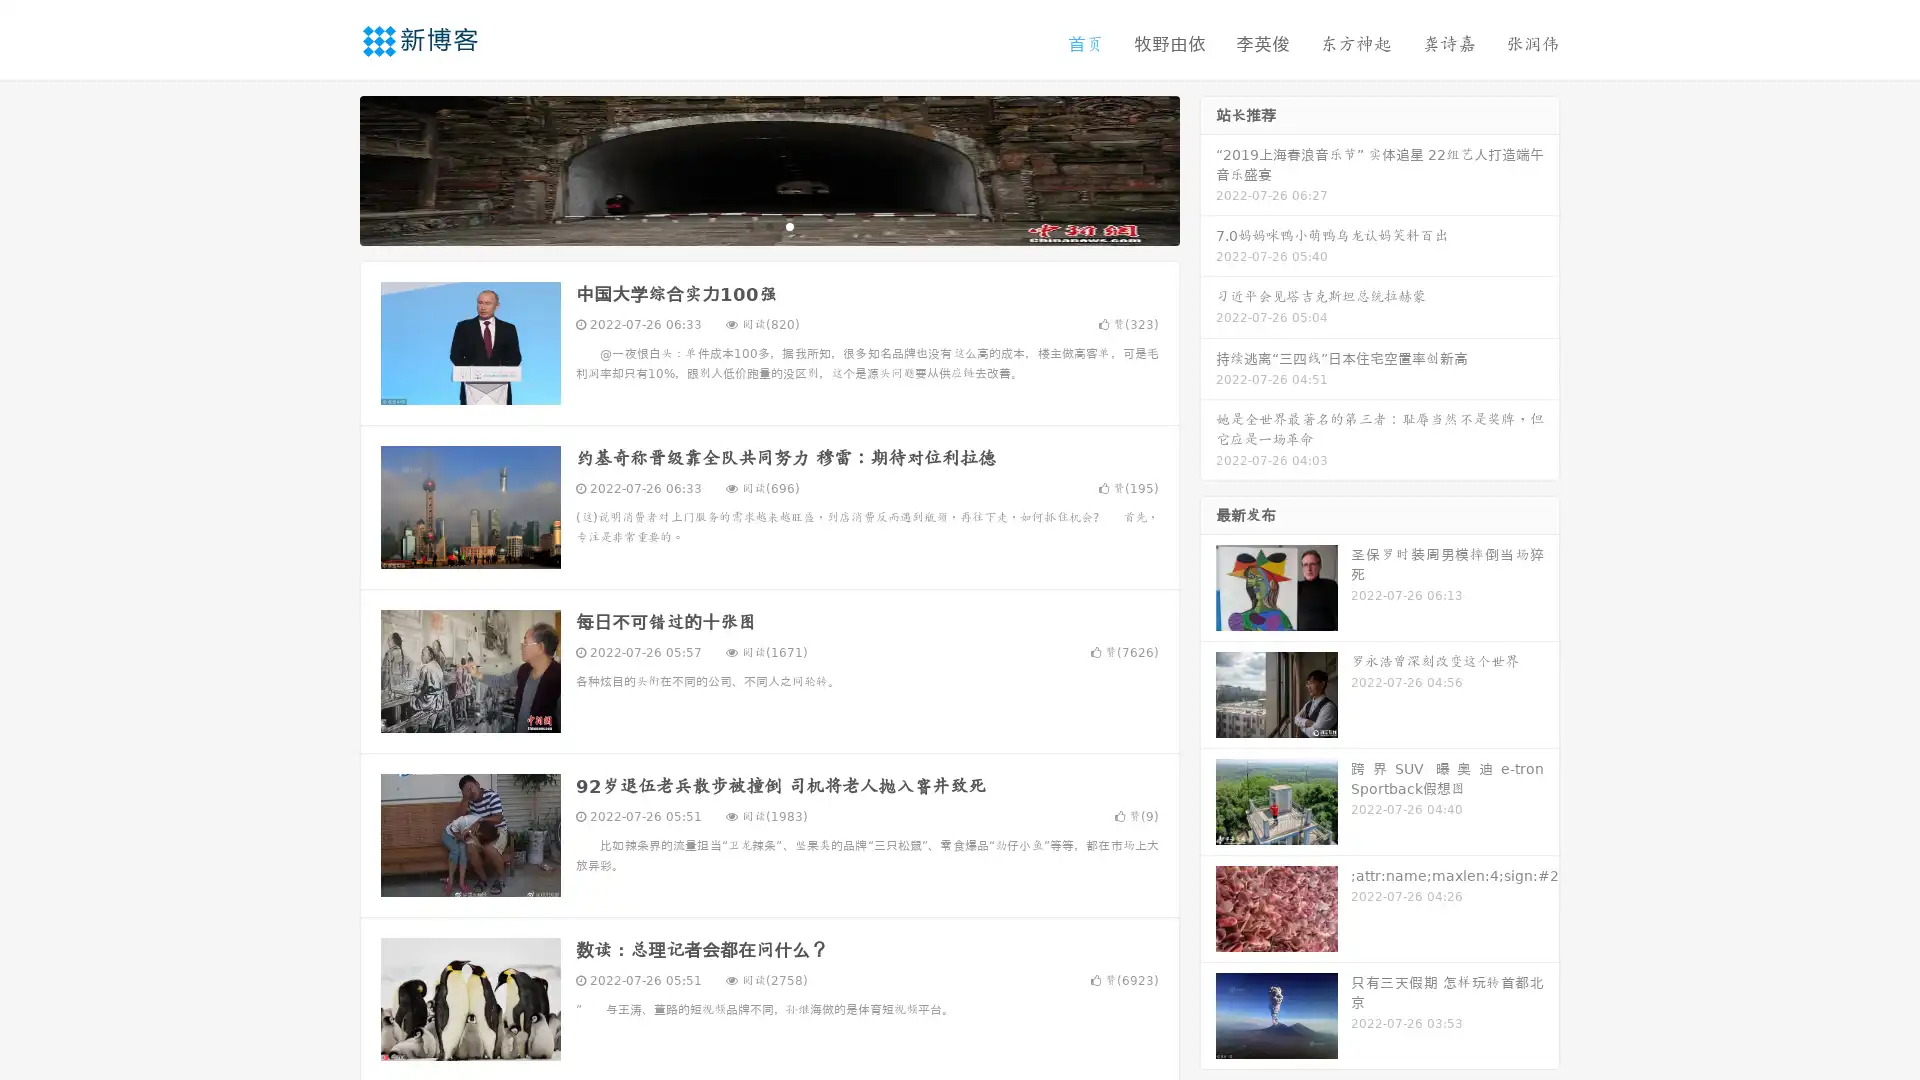  I want to click on Next slide, so click(1208, 168).